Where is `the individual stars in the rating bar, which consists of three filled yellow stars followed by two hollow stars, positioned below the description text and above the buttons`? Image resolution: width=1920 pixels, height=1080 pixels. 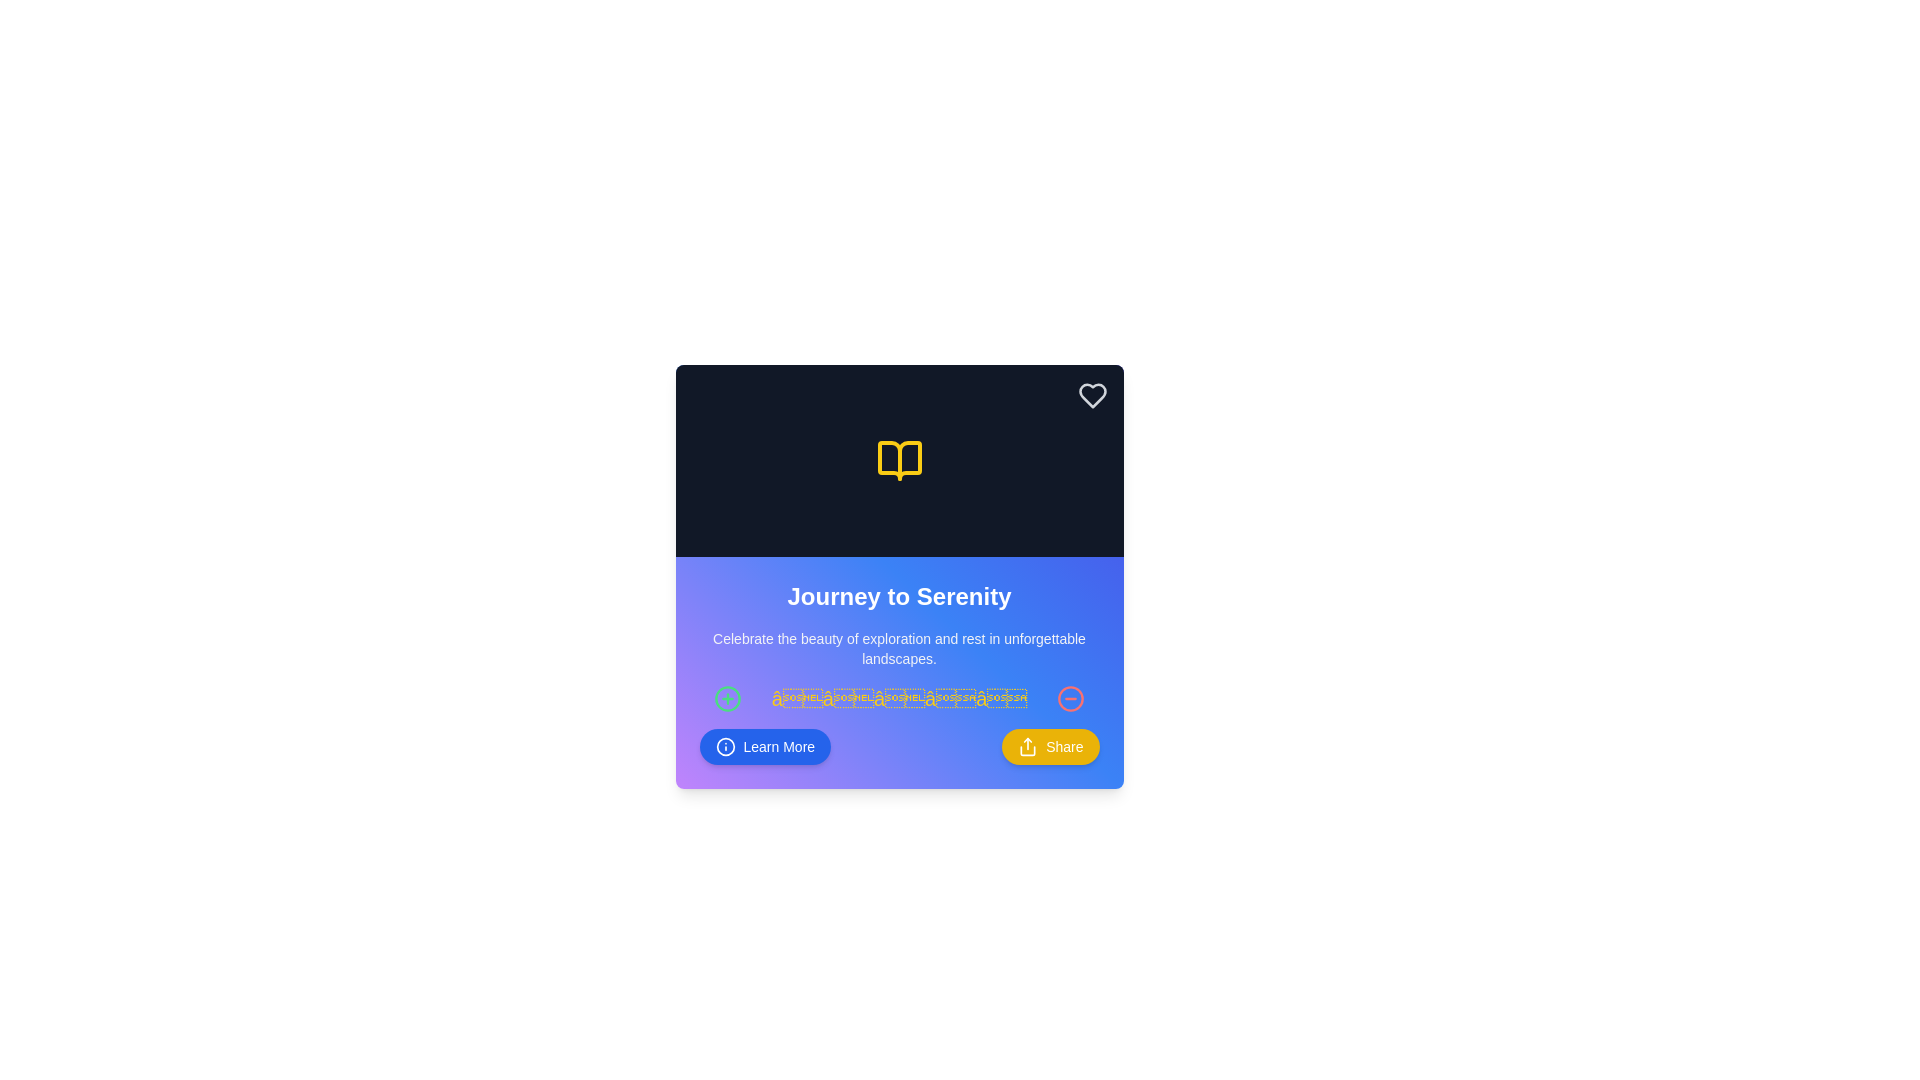 the individual stars in the rating bar, which consists of three filled yellow stars followed by two hollow stars, positioned below the description text and above the buttons is located at coordinates (898, 697).